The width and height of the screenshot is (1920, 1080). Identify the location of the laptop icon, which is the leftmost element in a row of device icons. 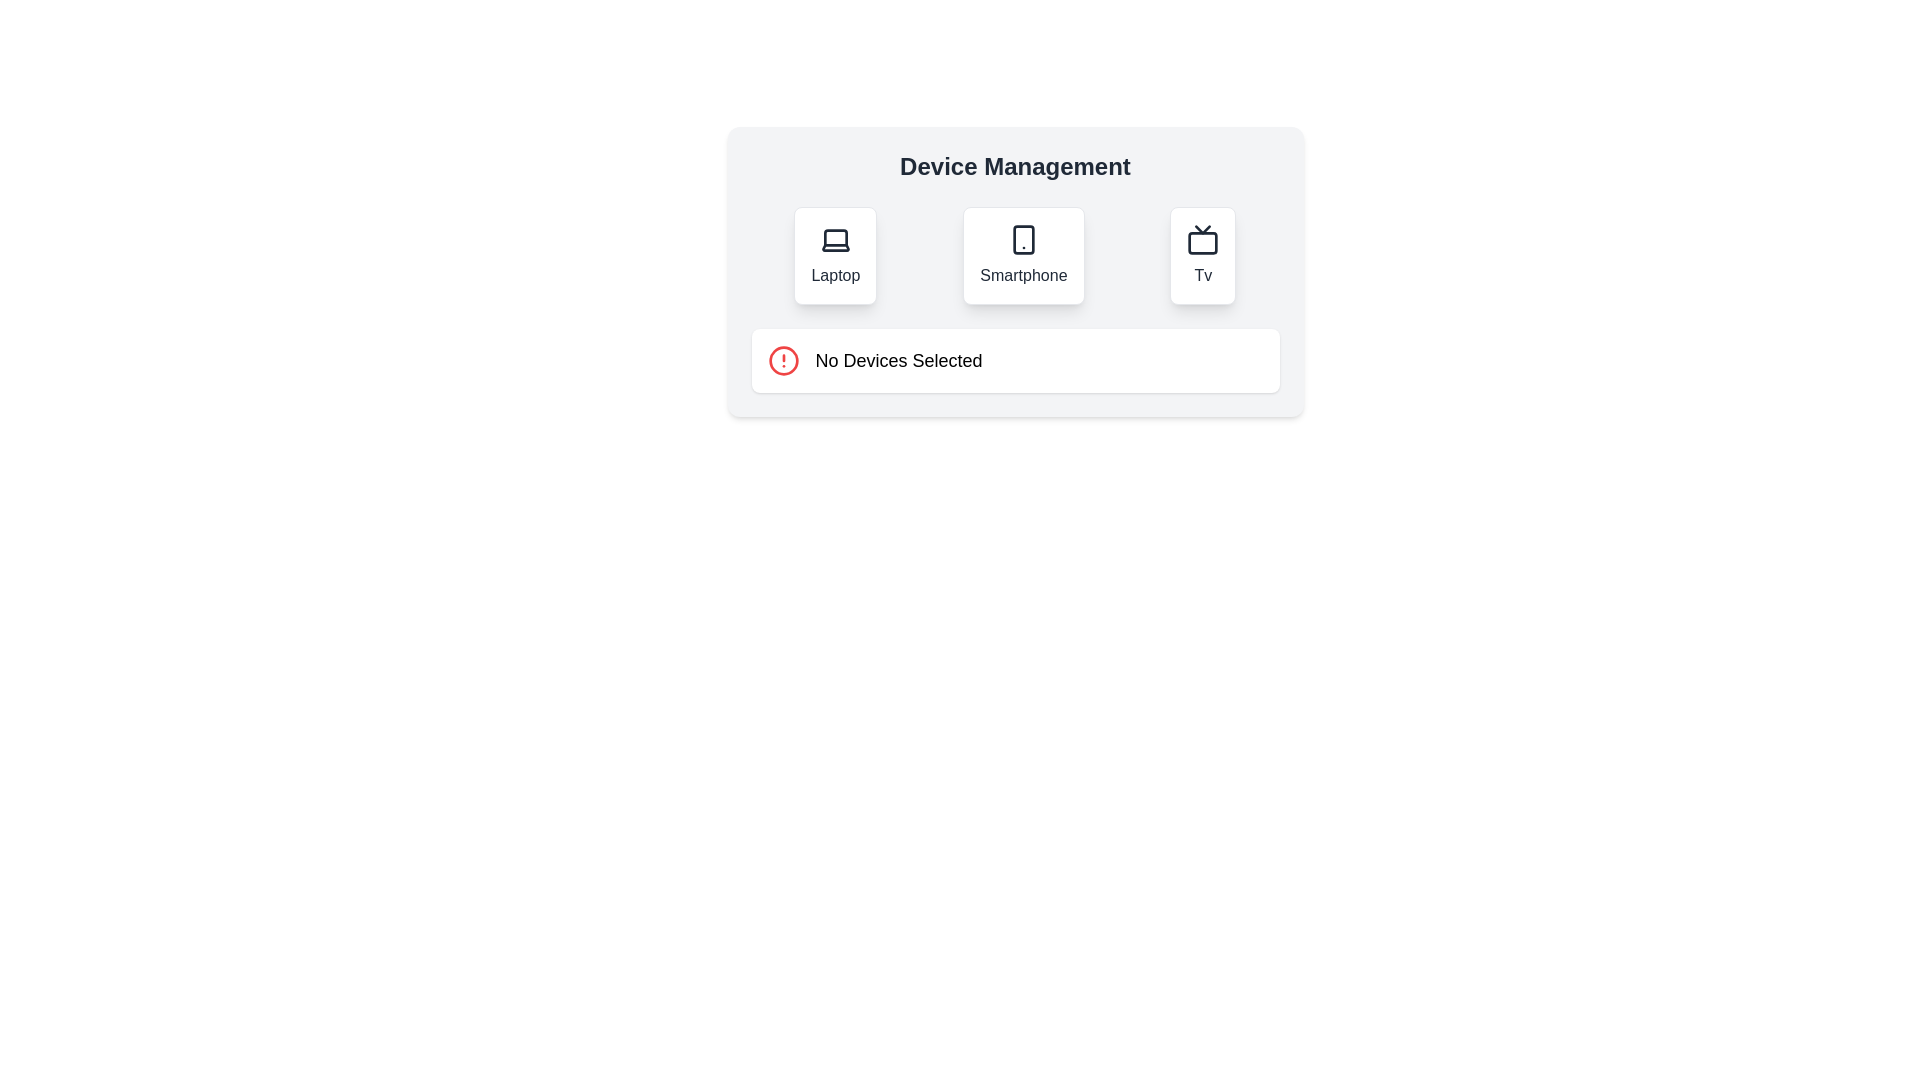
(835, 239).